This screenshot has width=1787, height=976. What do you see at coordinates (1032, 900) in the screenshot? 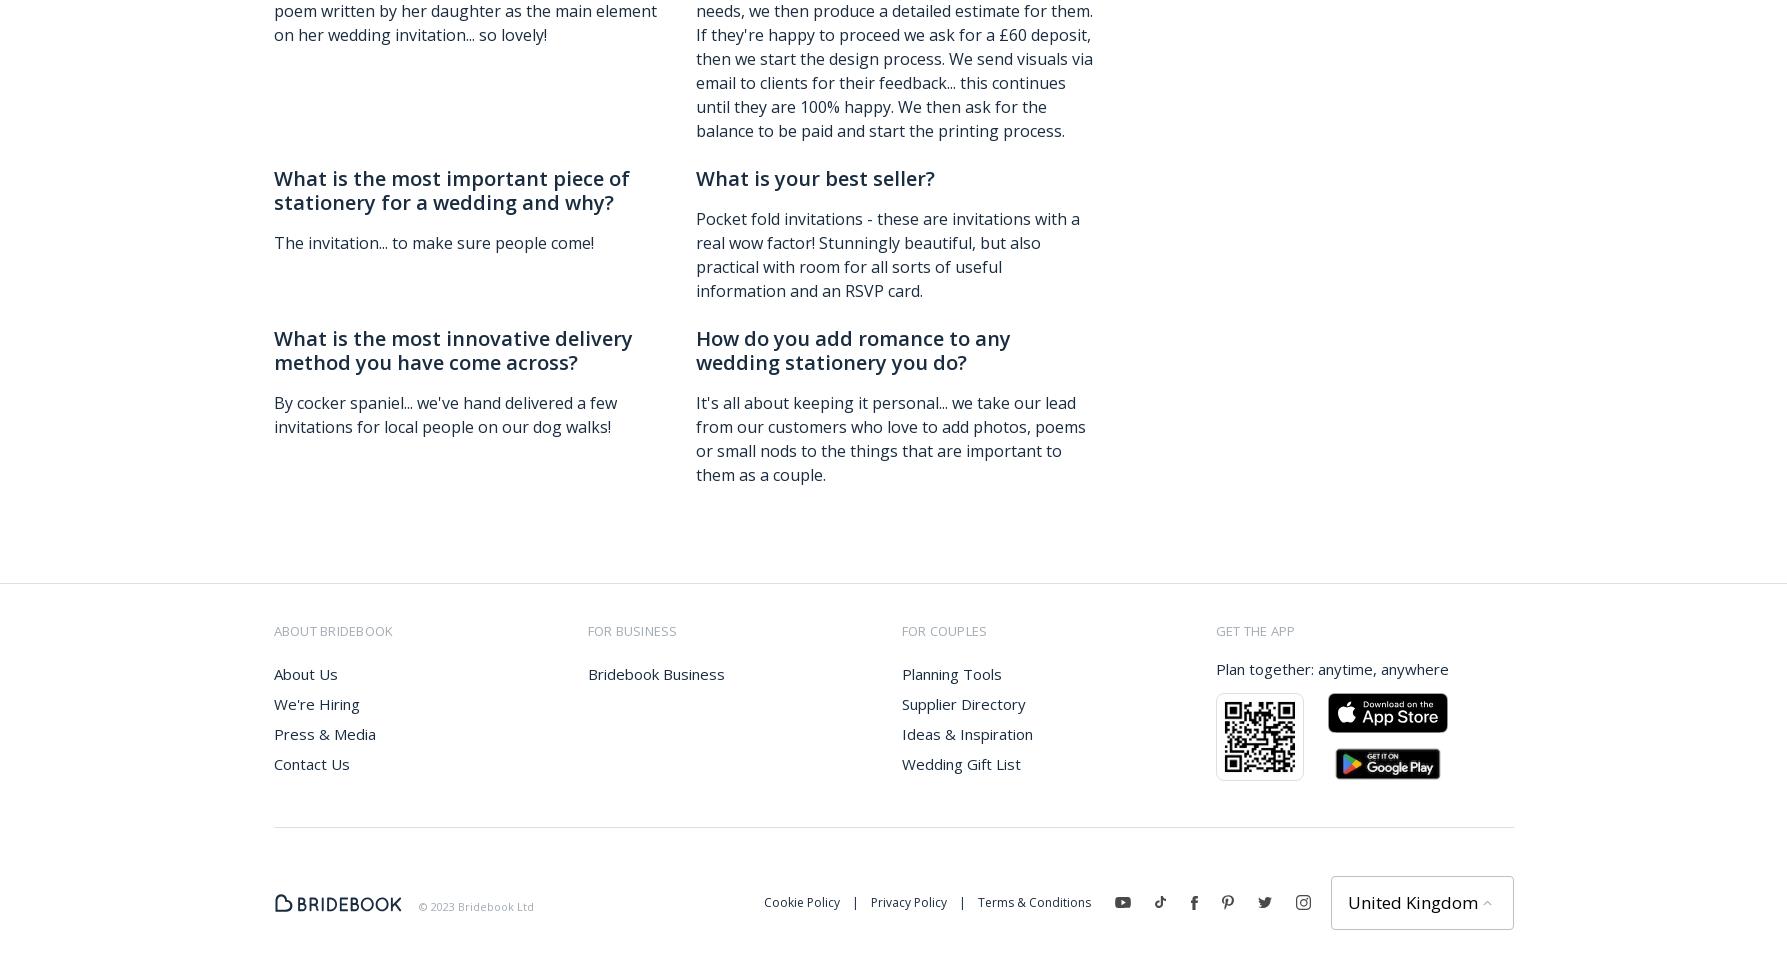
I see `'Terms & Conditions'` at bounding box center [1032, 900].